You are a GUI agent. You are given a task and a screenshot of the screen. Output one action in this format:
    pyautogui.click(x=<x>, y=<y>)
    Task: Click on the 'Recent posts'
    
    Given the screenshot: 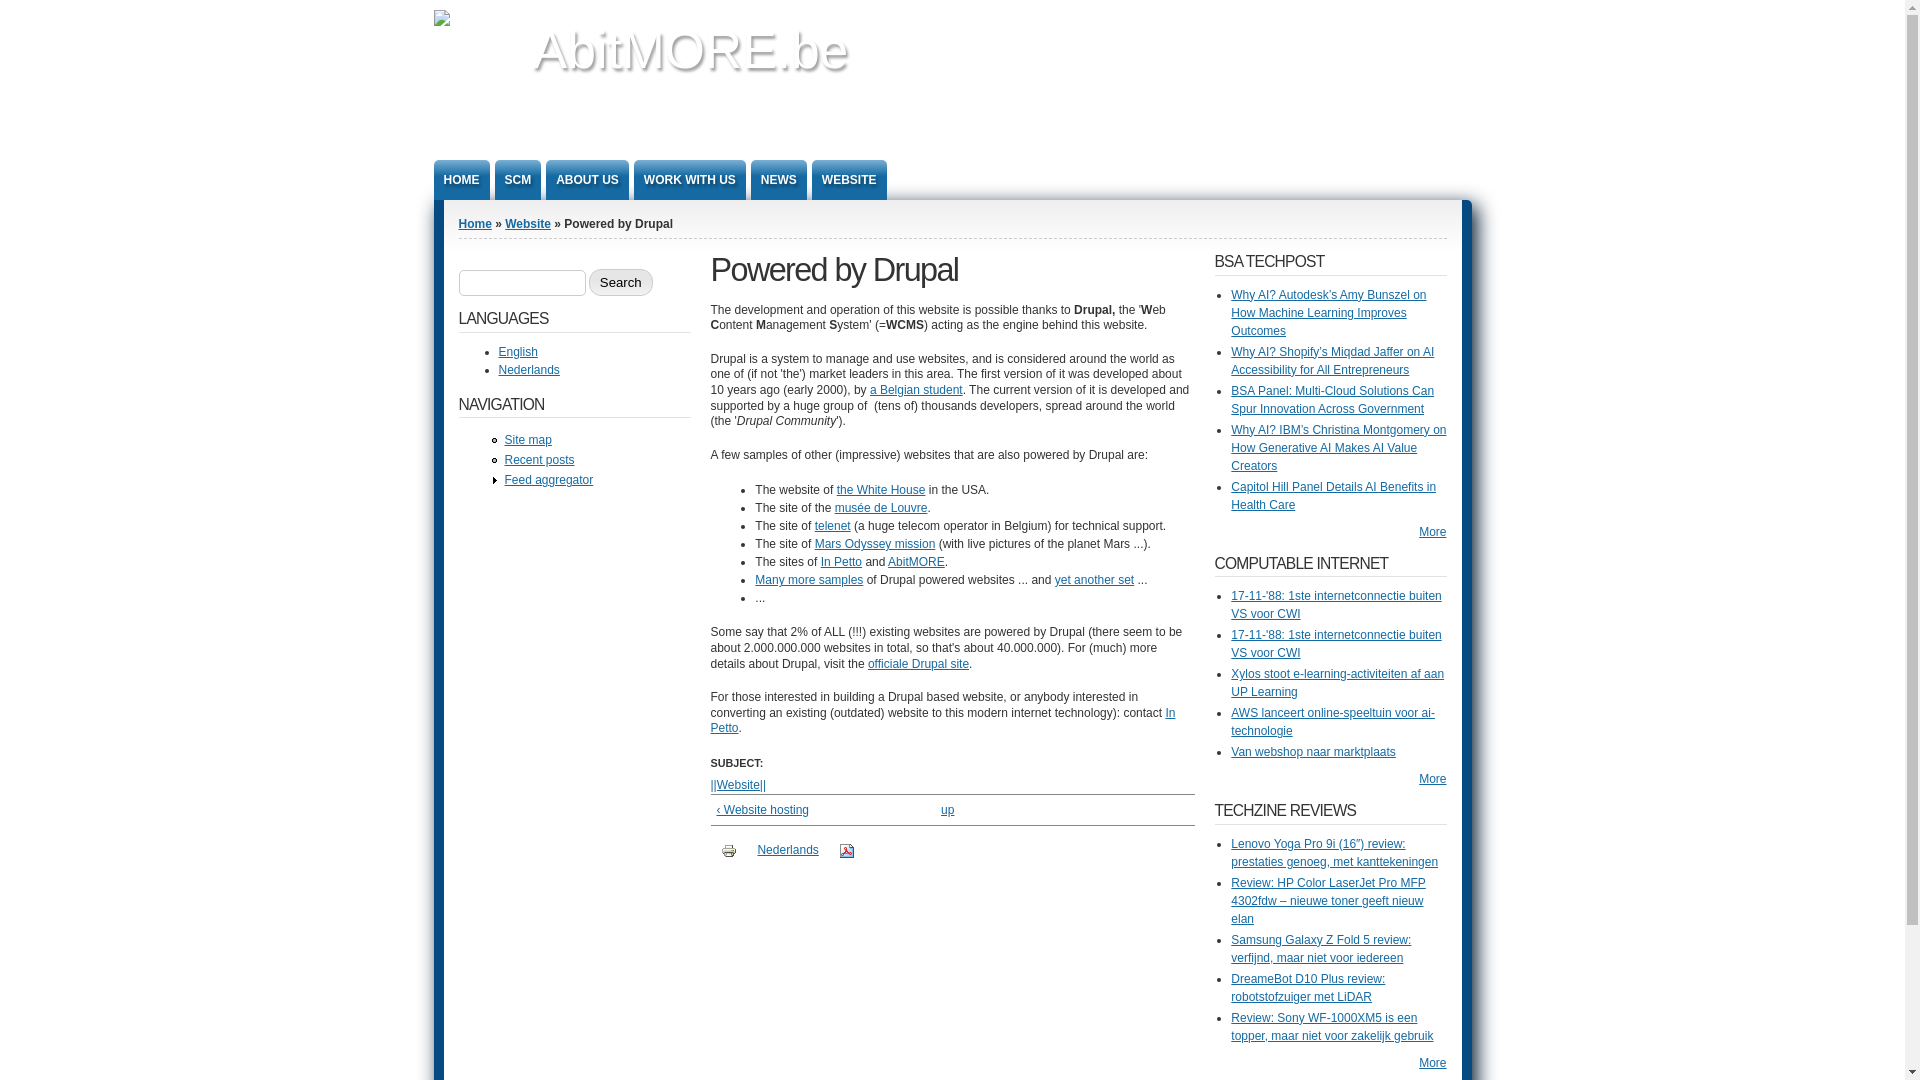 What is the action you would take?
    pyautogui.click(x=538, y=459)
    